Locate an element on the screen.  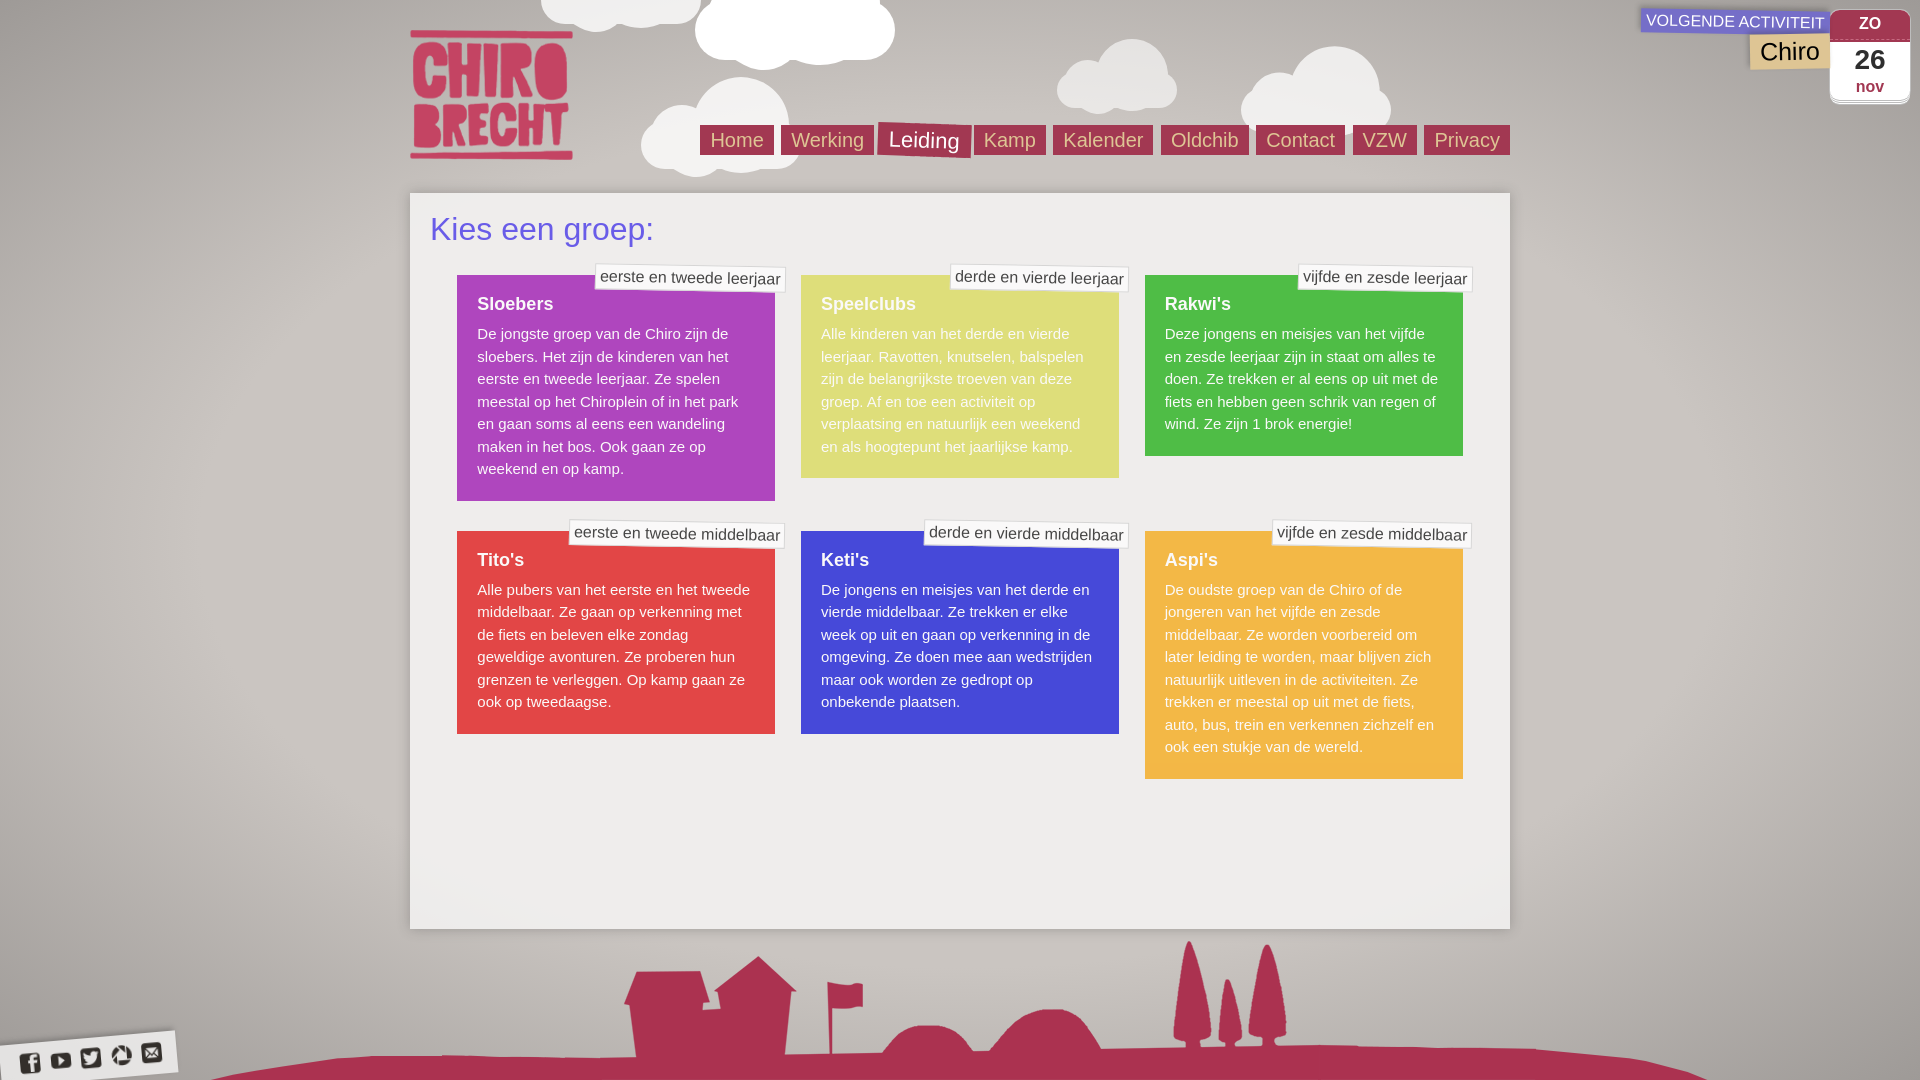
'Leiding' is located at coordinates (918, 136).